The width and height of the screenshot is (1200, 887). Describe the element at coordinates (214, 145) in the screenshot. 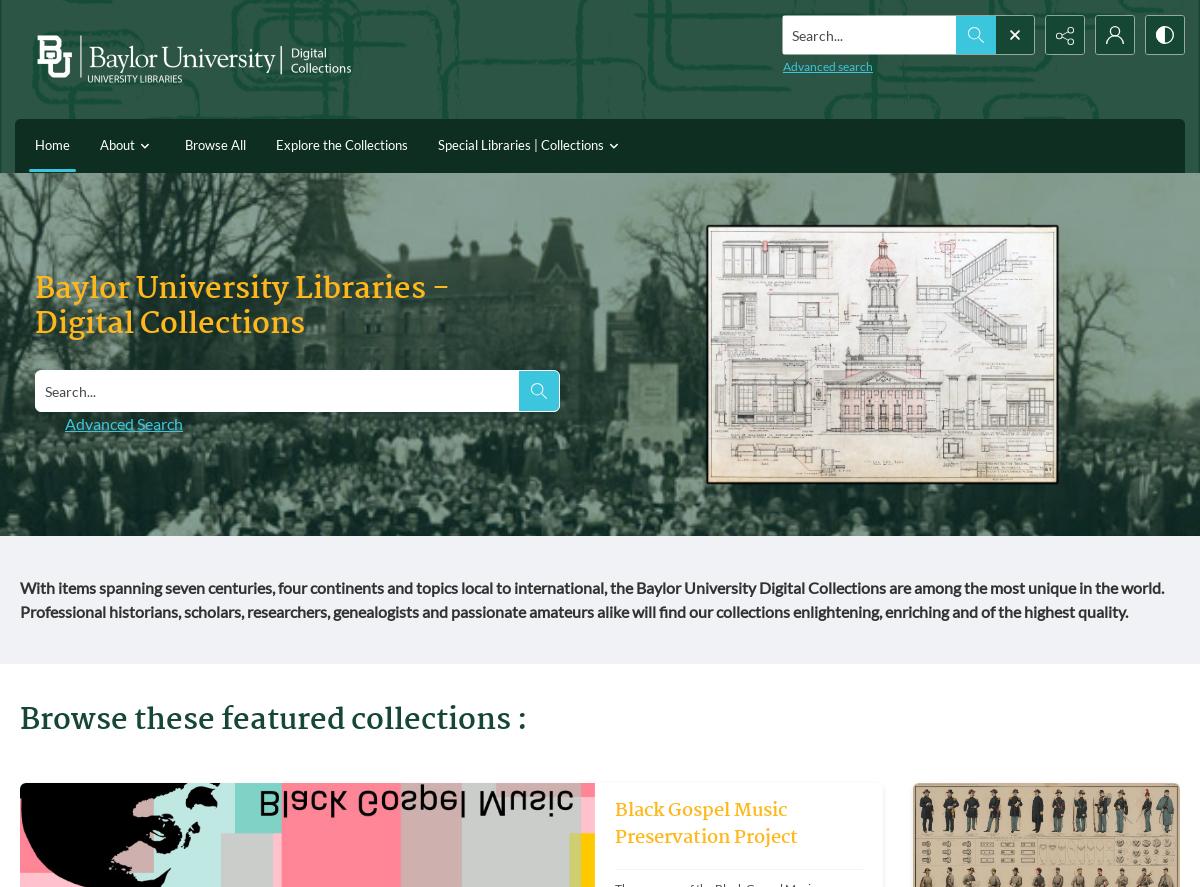

I see `'Browse All'` at that location.